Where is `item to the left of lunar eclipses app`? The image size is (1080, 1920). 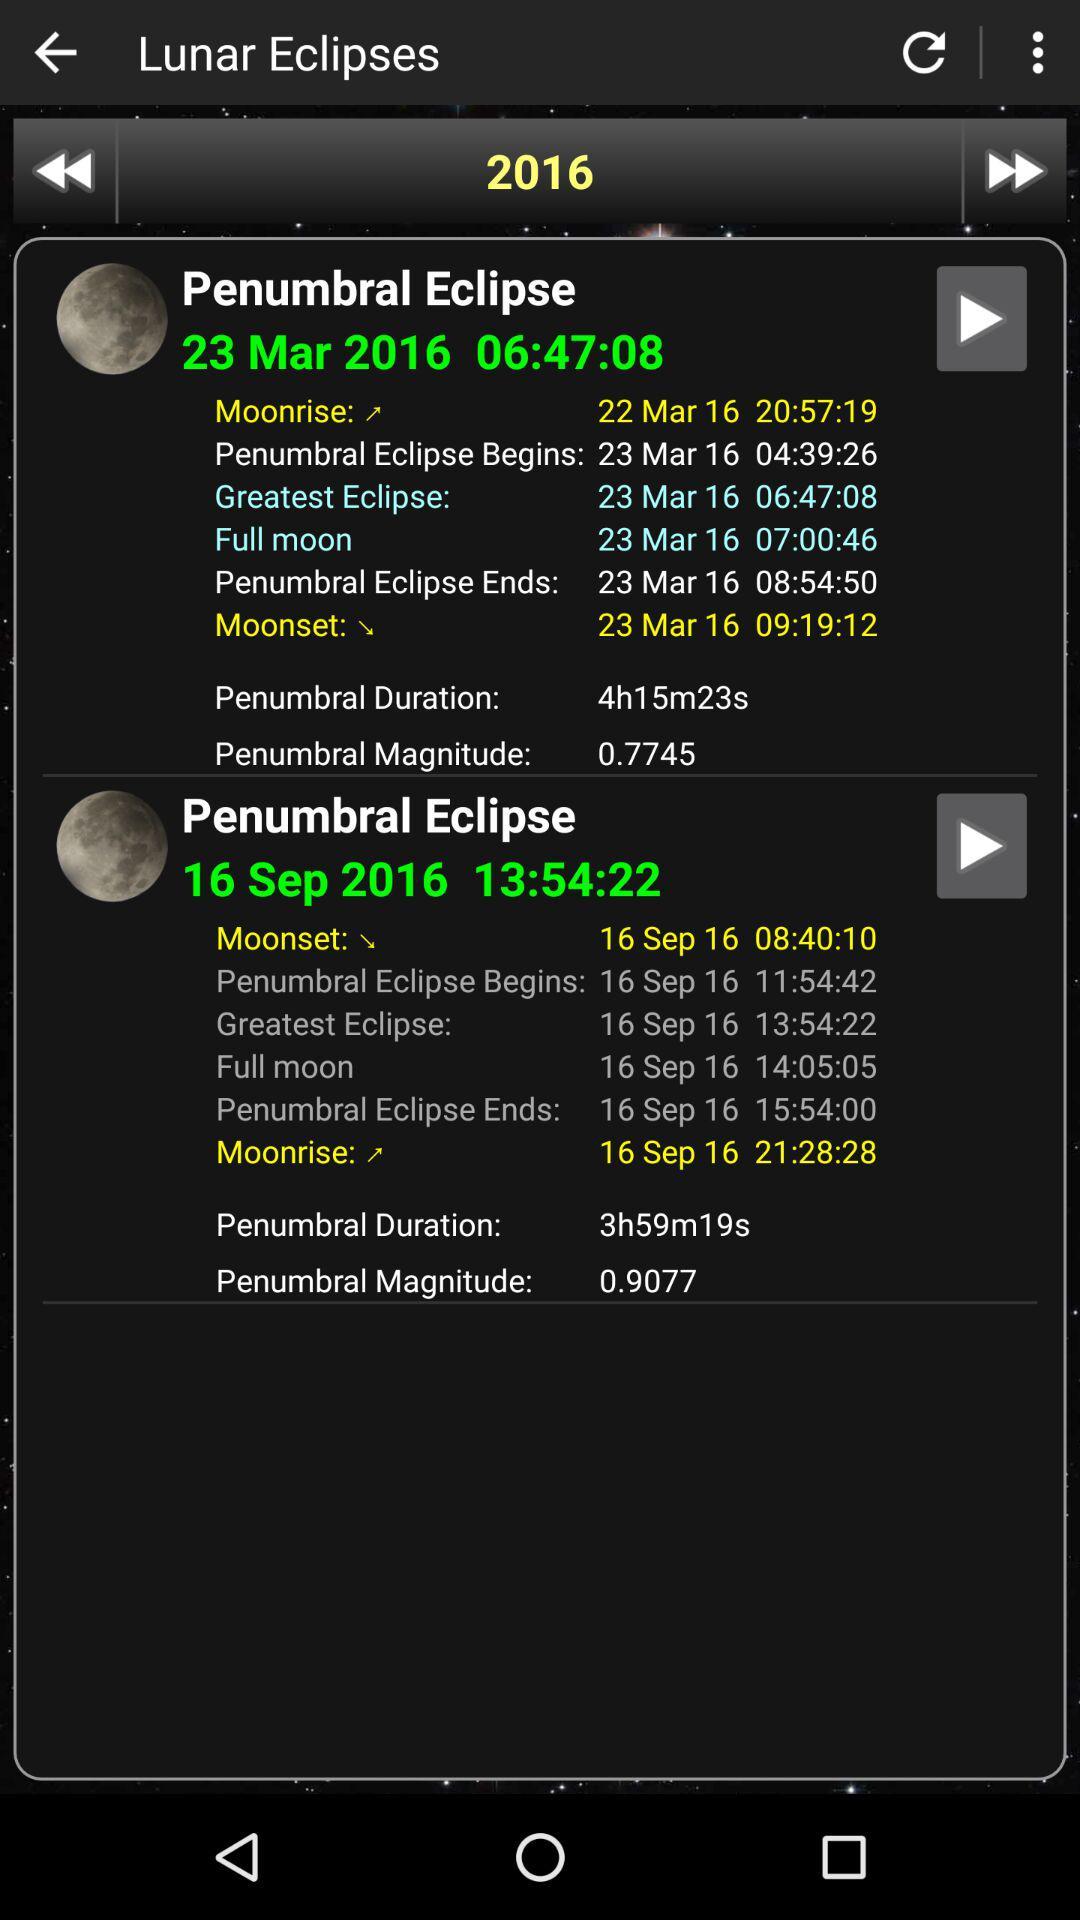
item to the left of lunar eclipses app is located at coordinates (54, 52).